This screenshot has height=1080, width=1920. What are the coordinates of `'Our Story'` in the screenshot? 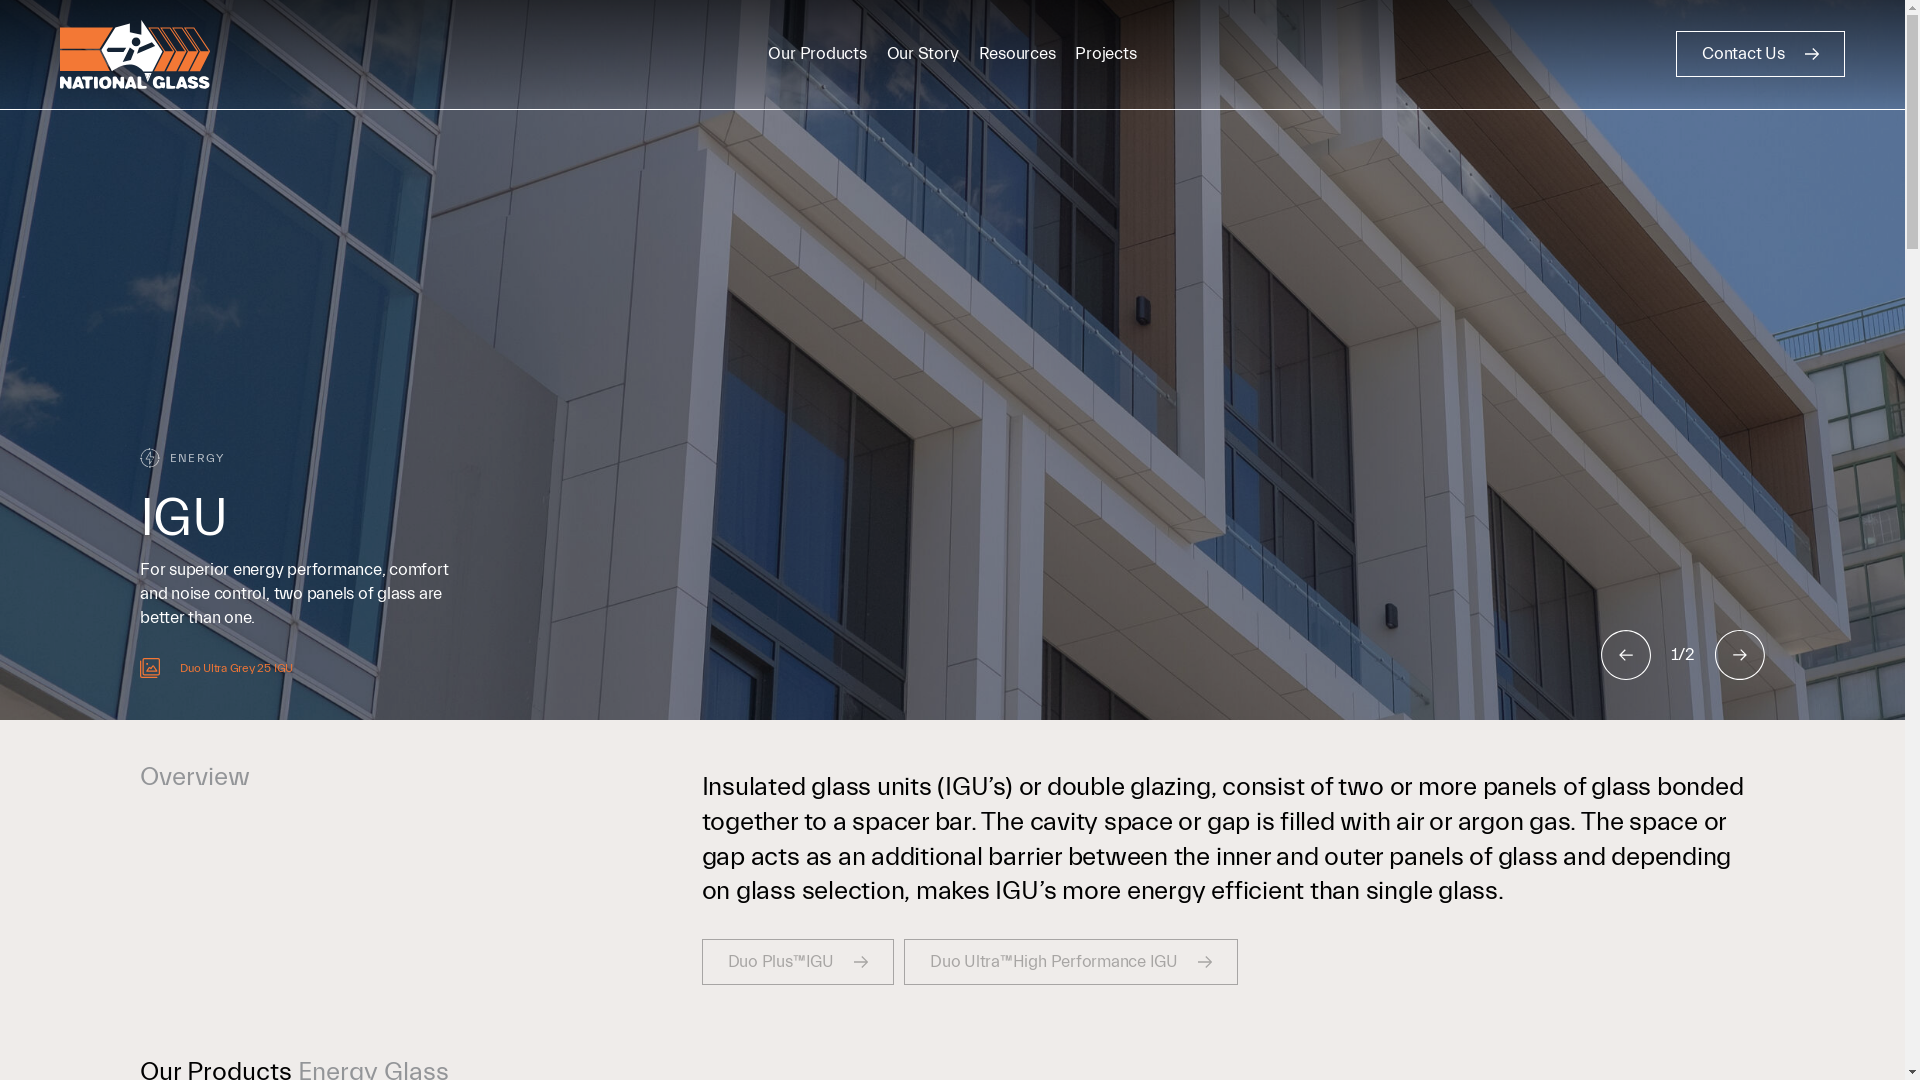 It's located at (921, 52).